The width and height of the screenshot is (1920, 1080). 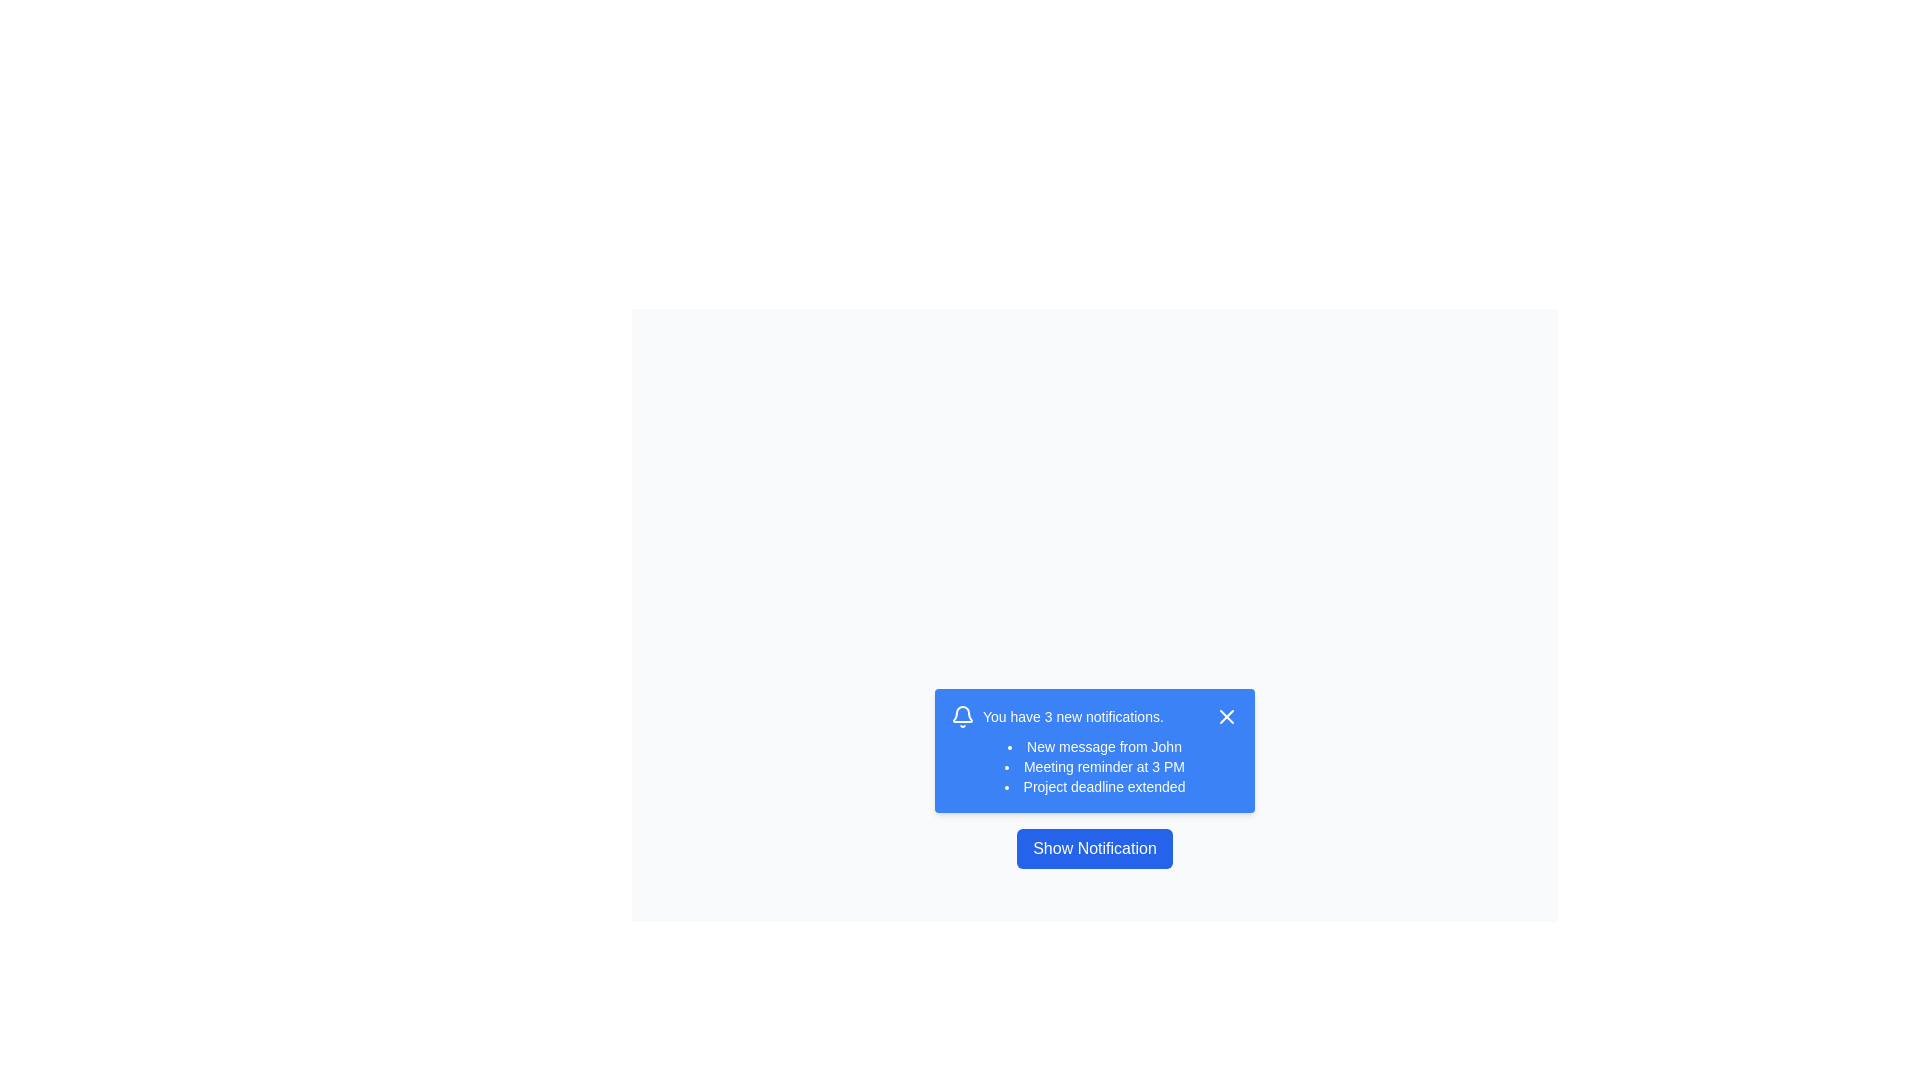 I want to click on the notification message with a bell icon that reads 'You have 3 new notifications.', so click(x=1056, y=716).